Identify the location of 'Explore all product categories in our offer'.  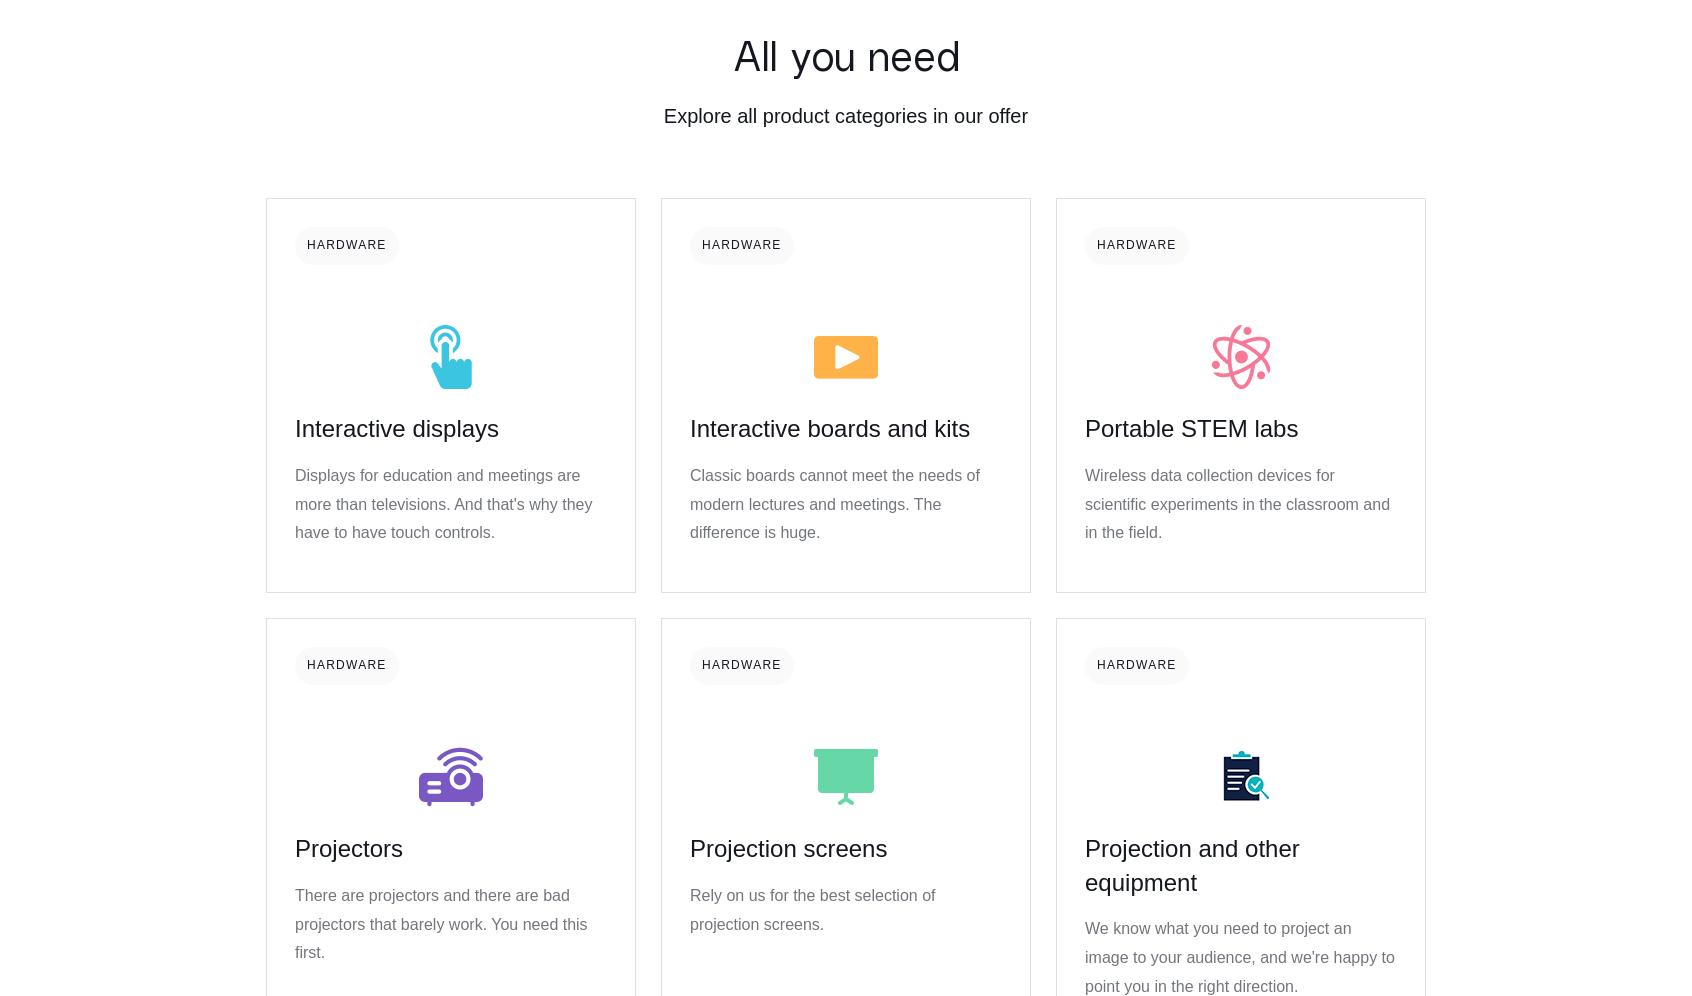
(662, 116).